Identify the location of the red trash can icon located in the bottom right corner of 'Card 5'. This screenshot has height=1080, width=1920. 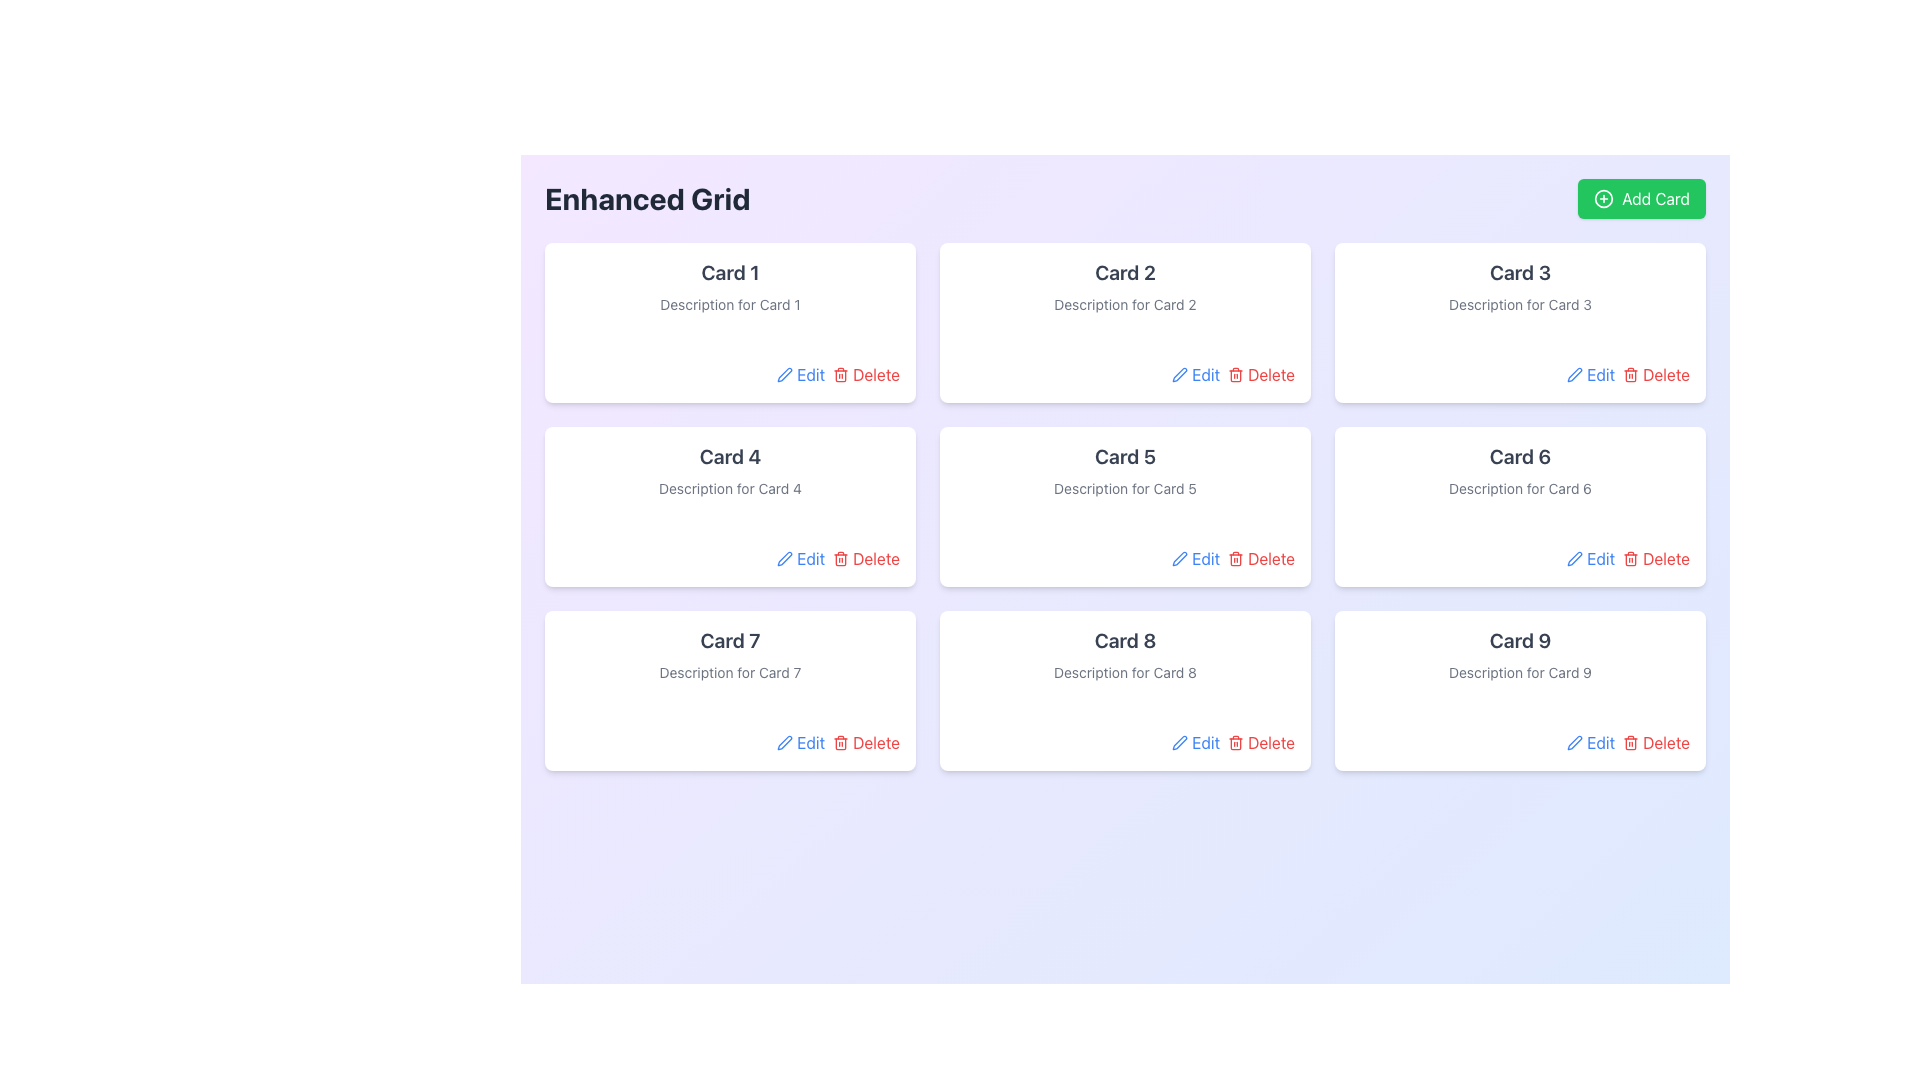
(1235, 559).